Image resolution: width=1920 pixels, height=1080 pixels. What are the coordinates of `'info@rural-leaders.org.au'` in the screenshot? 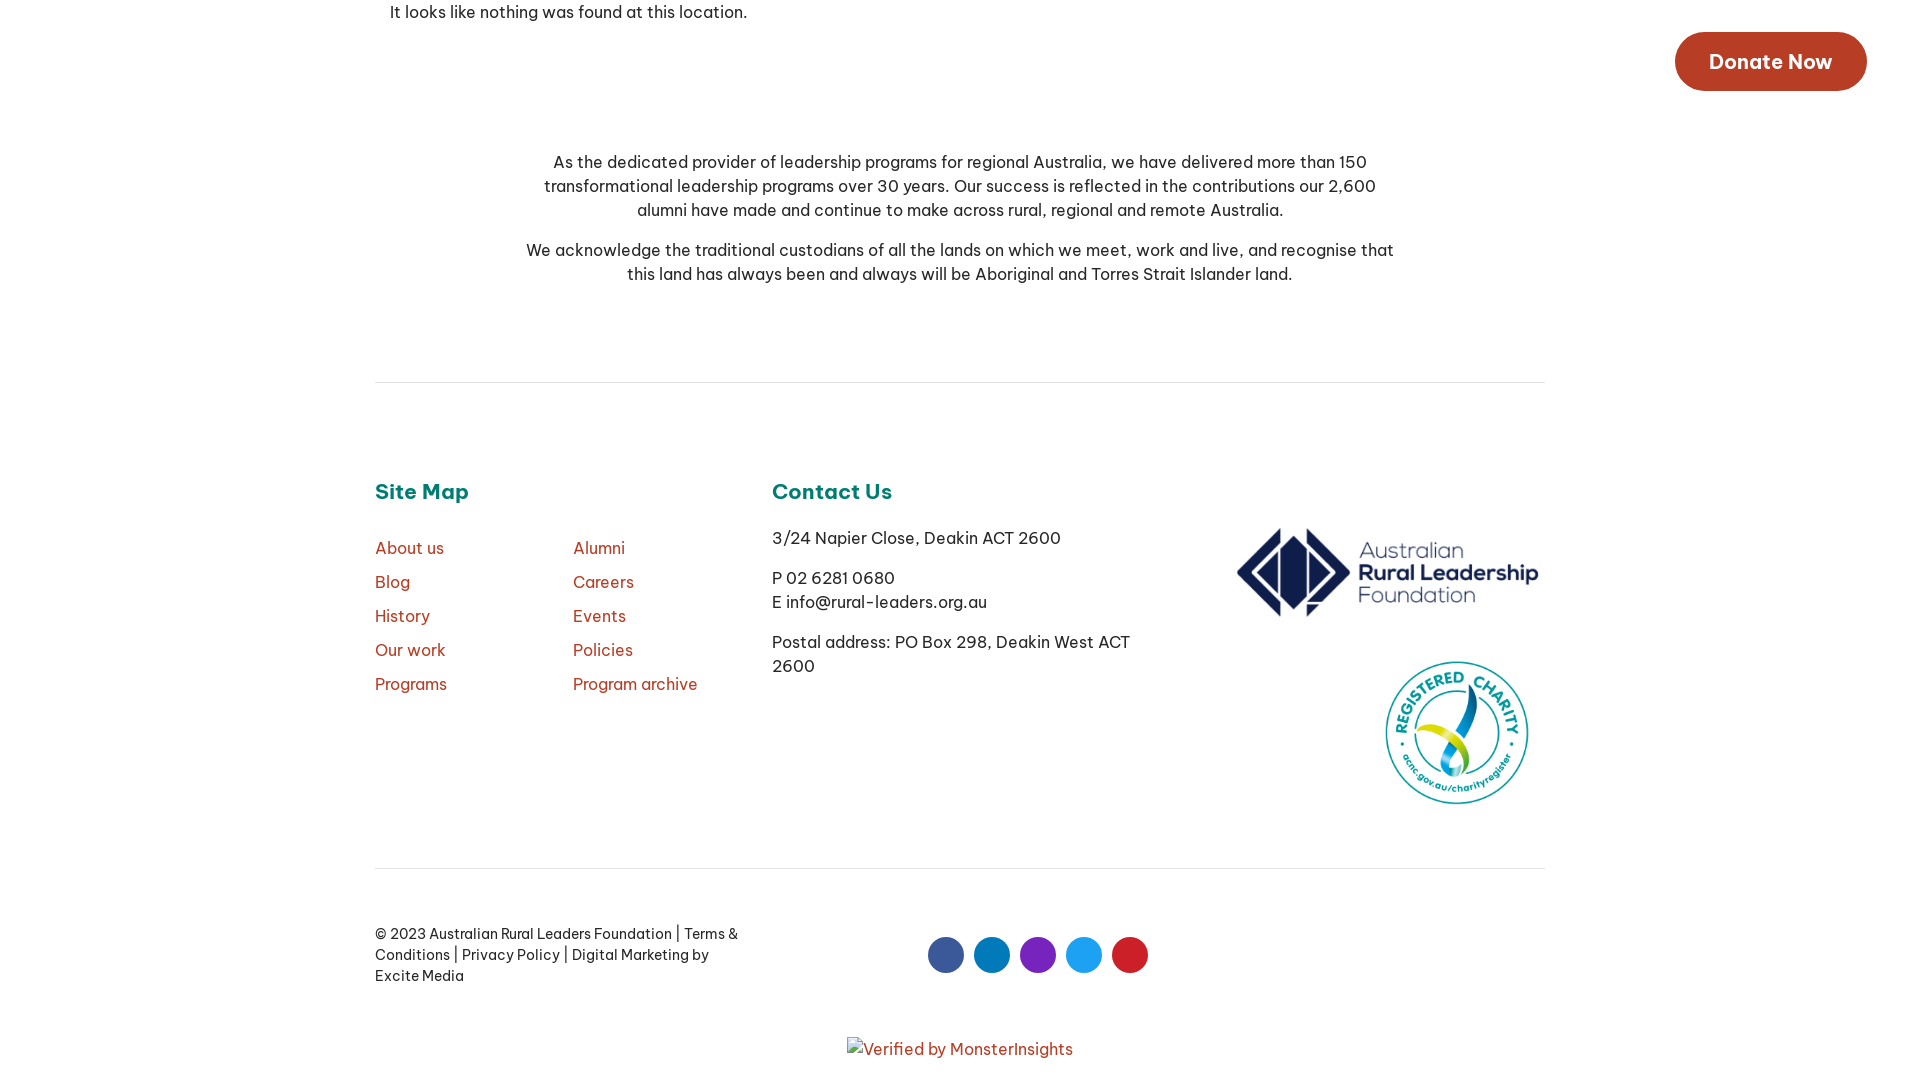 It's located at (885, 600).